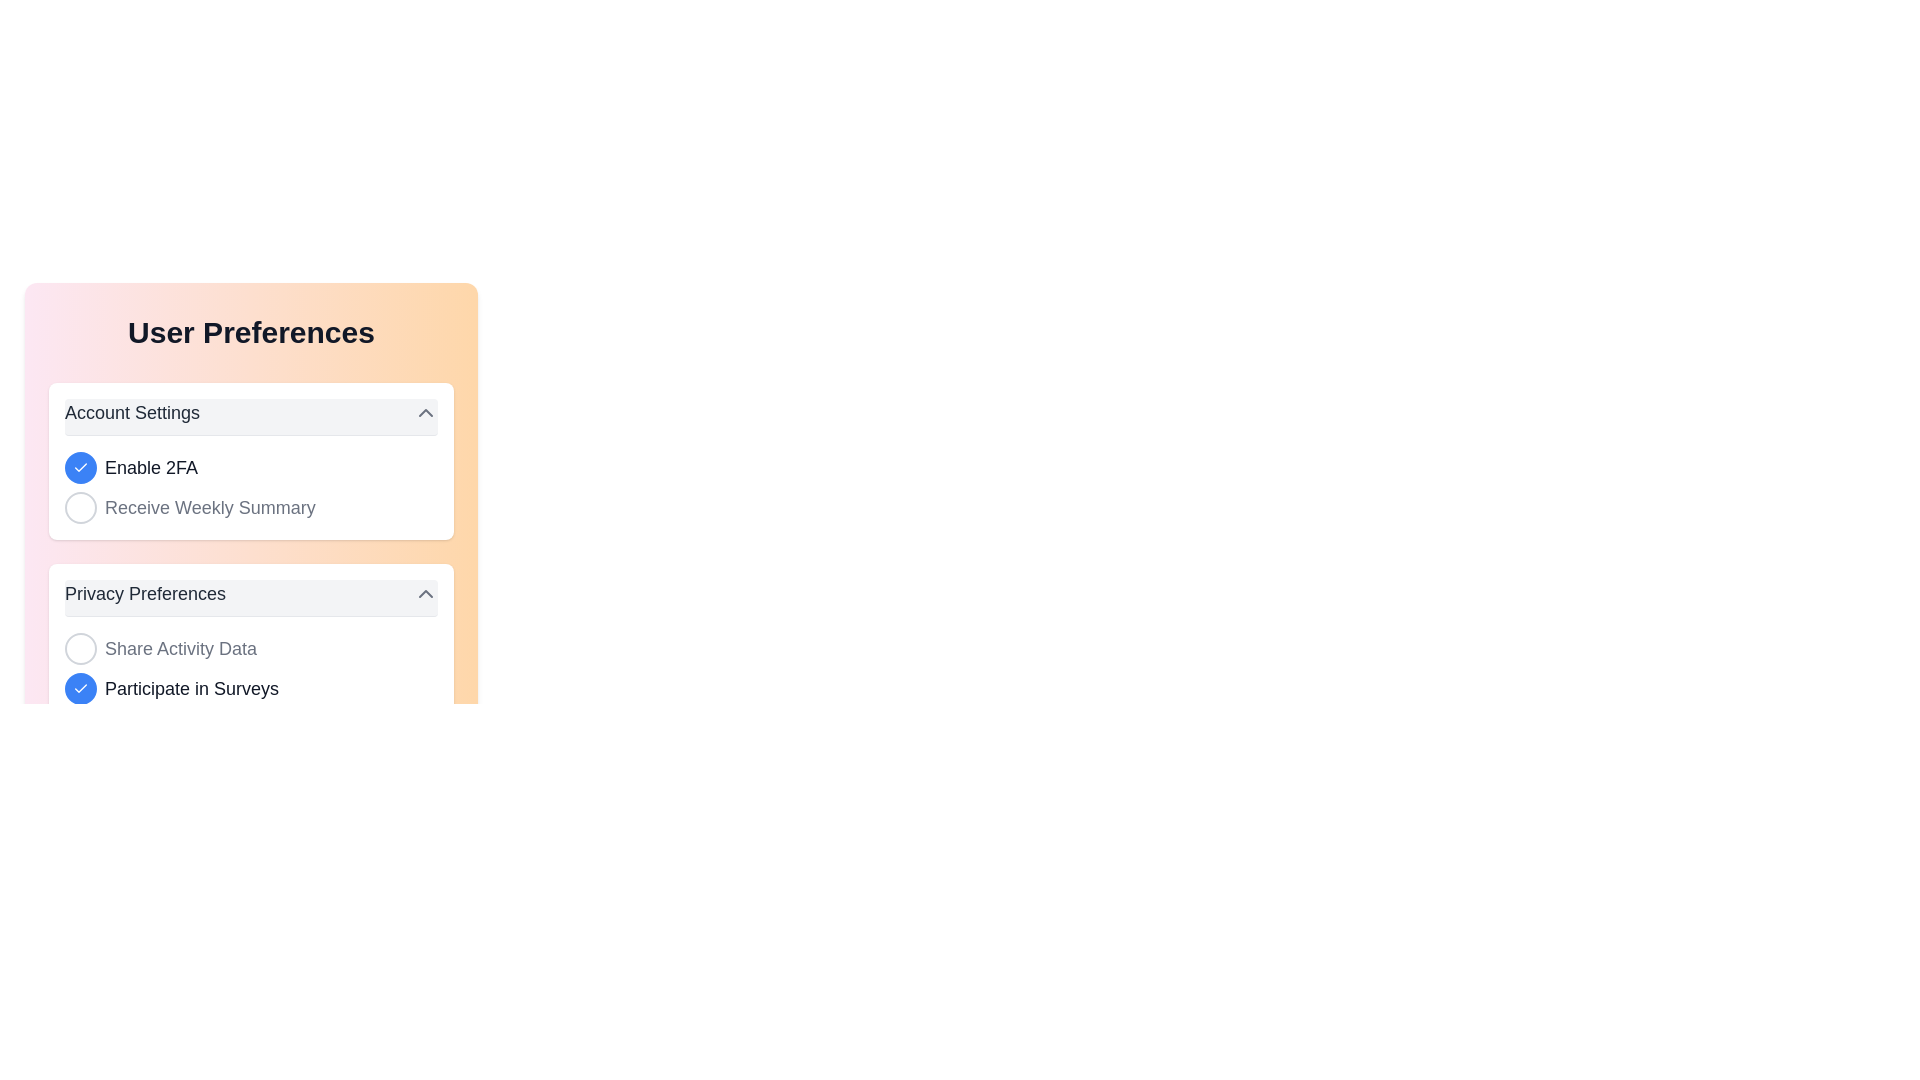  I want to click on the circular checkbox with a blue background and white checkmark icon located, so click(80, 688).